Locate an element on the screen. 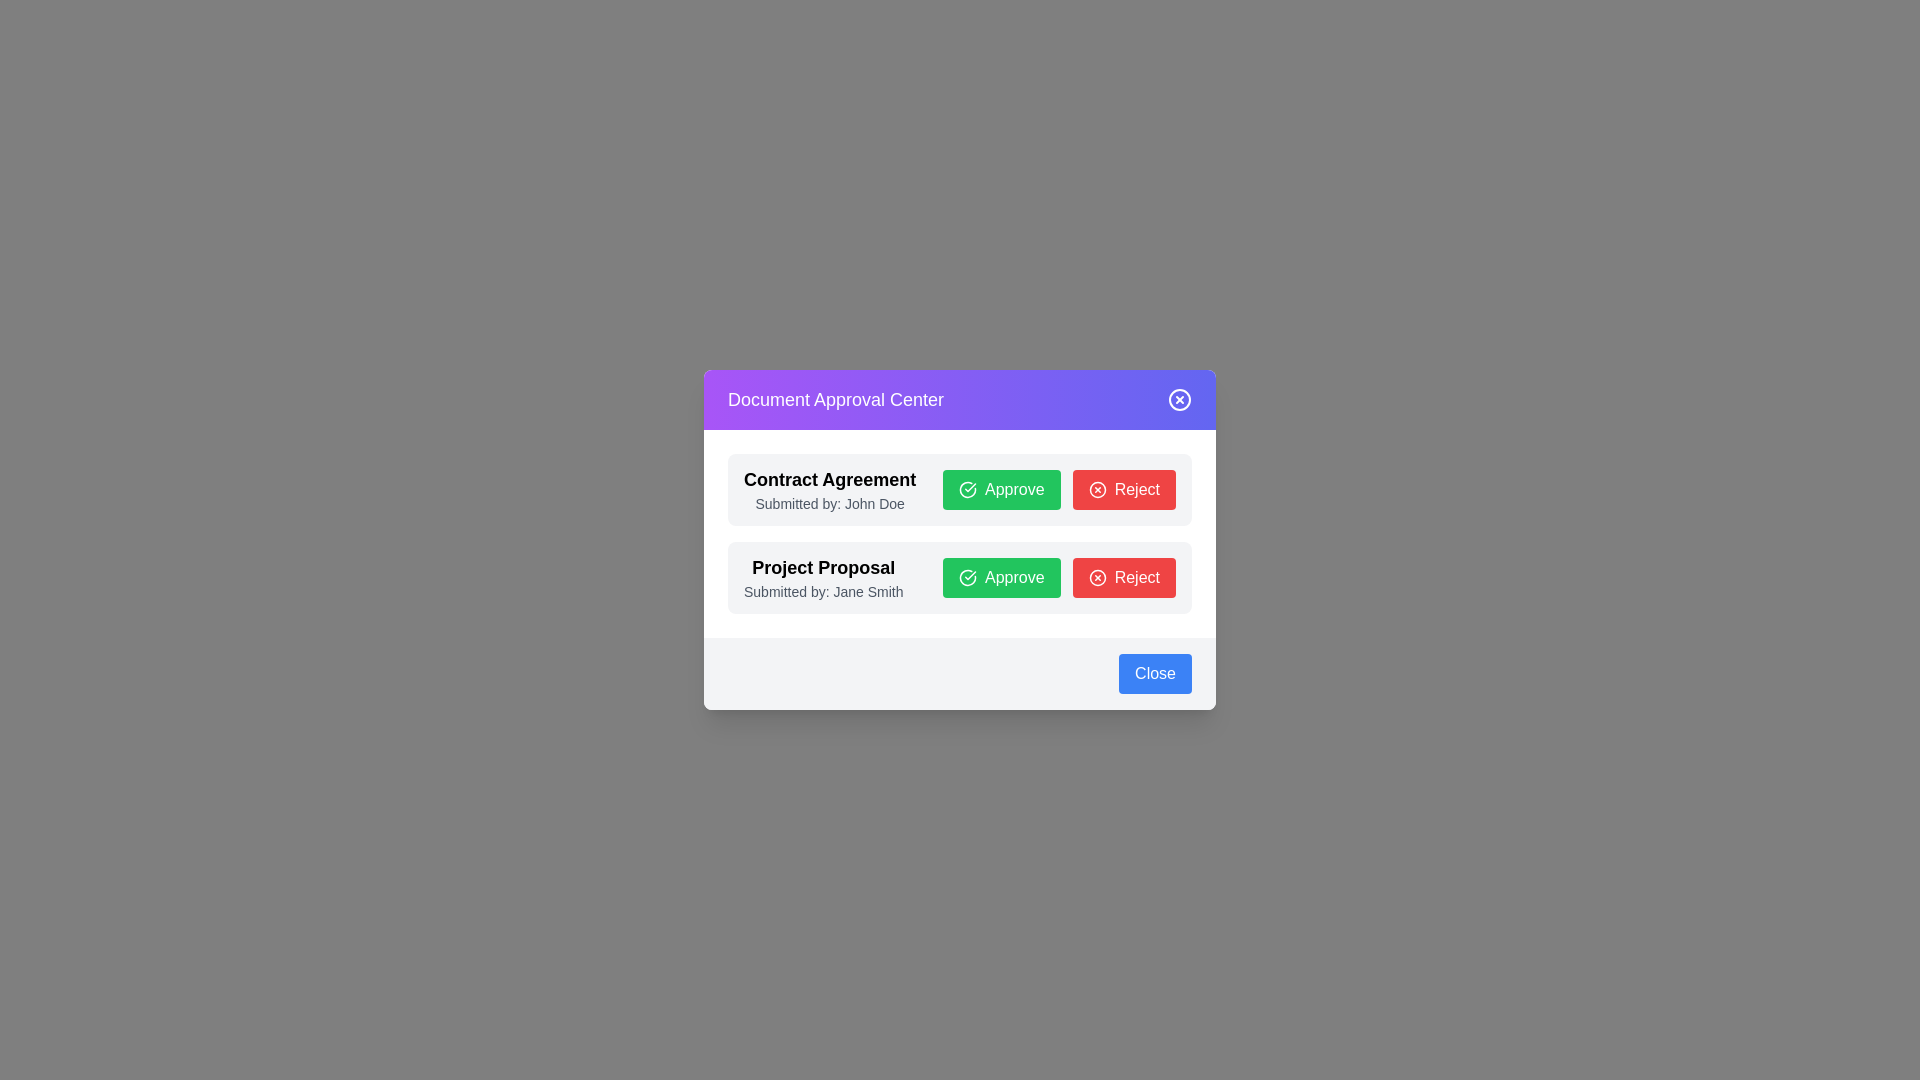 This screenshot has width=1920, height=1080. the 'Contract Agreement' static text label, which is prominently displayed at the top of the document approval section in a large, bold font is located at coordinates (830, 479).